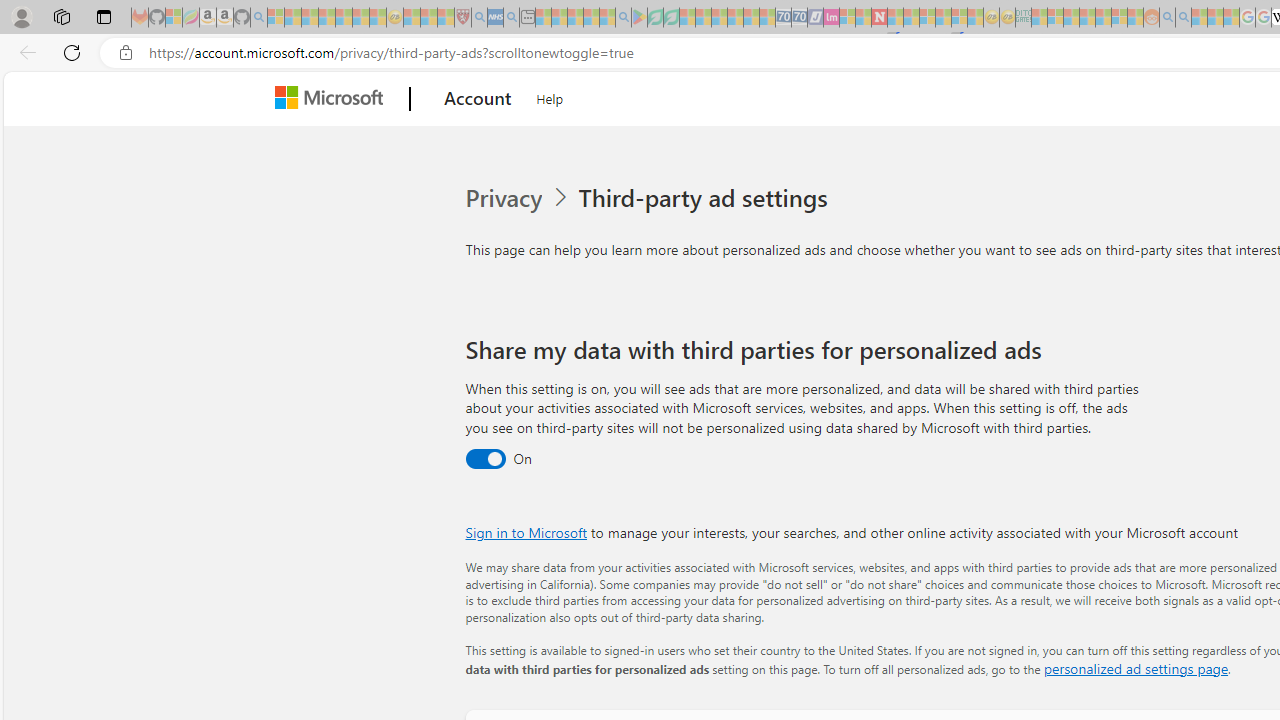 The height and width of the screenshot is (720, 1280). I want to click on 'personalized ad settings page', so click(1136, 668).